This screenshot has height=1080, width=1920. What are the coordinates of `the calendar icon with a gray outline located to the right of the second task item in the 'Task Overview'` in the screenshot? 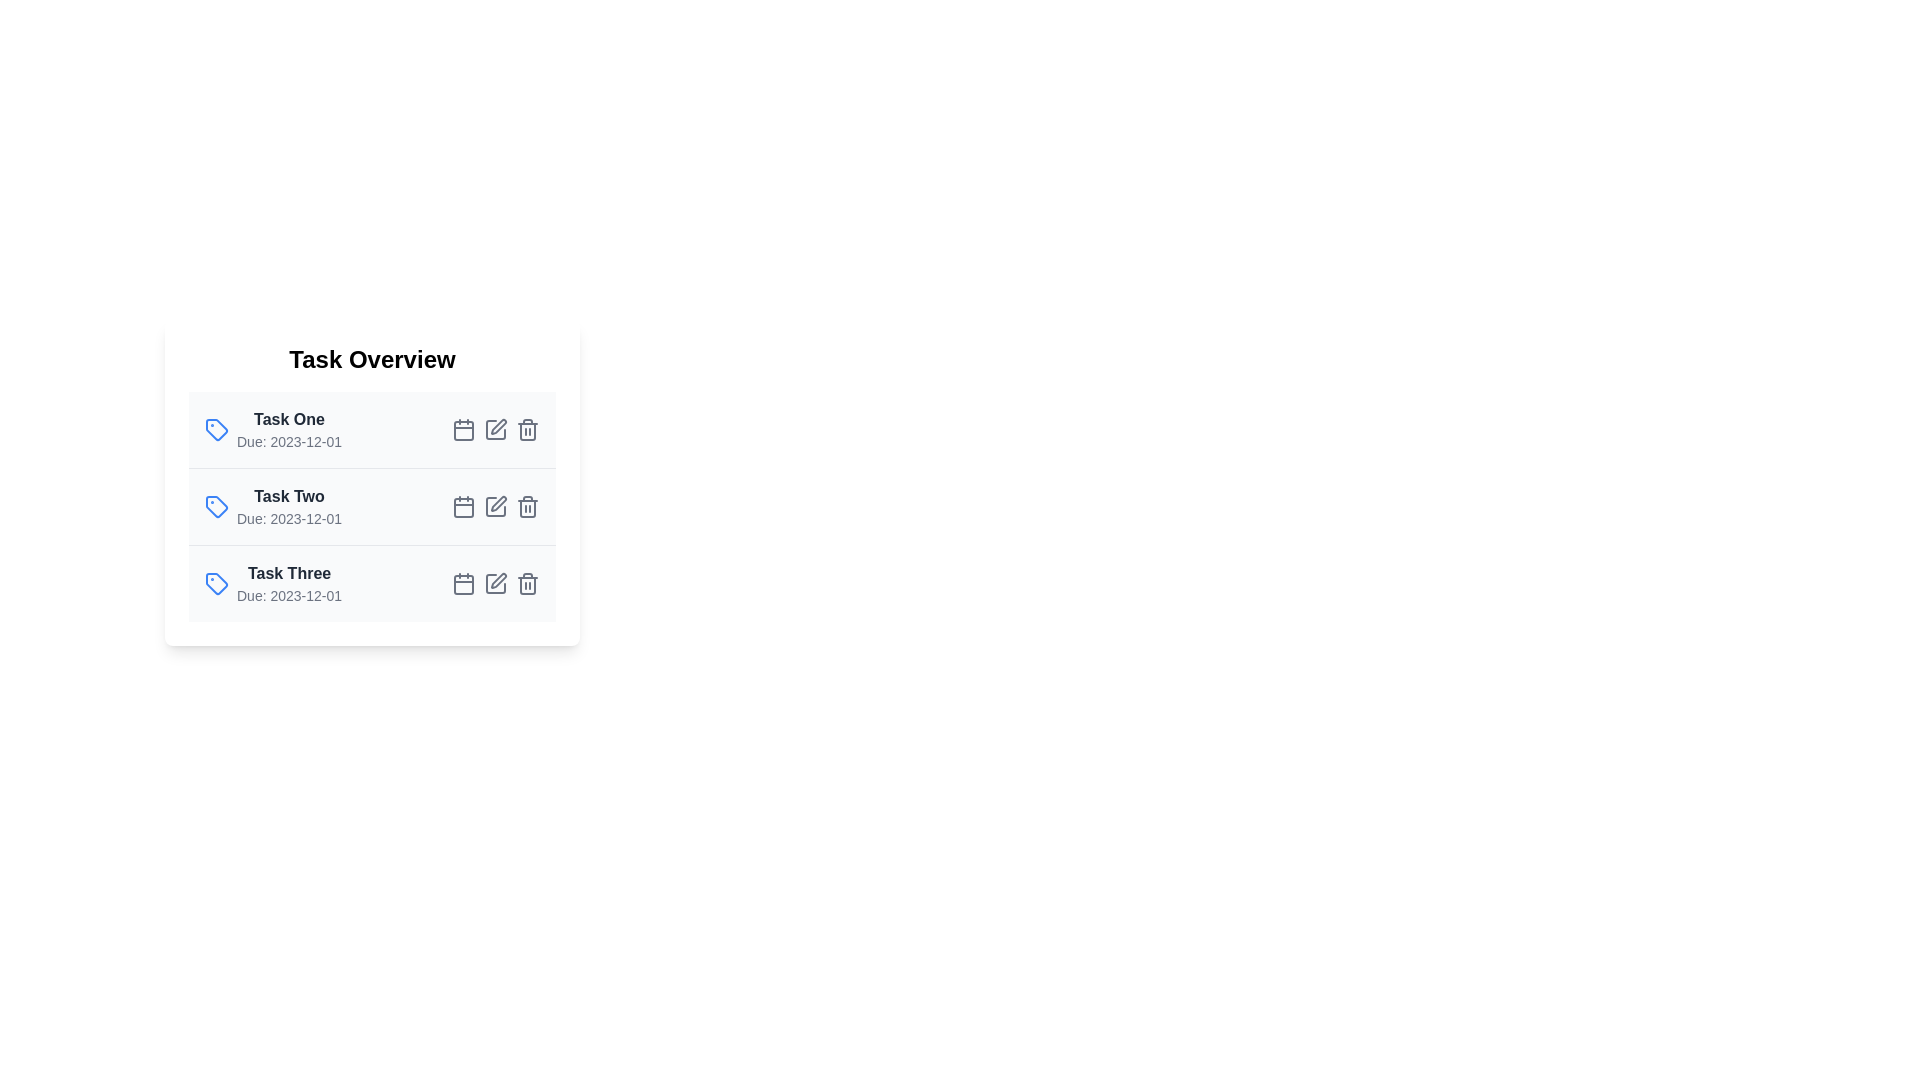 It's located at (463, 505).